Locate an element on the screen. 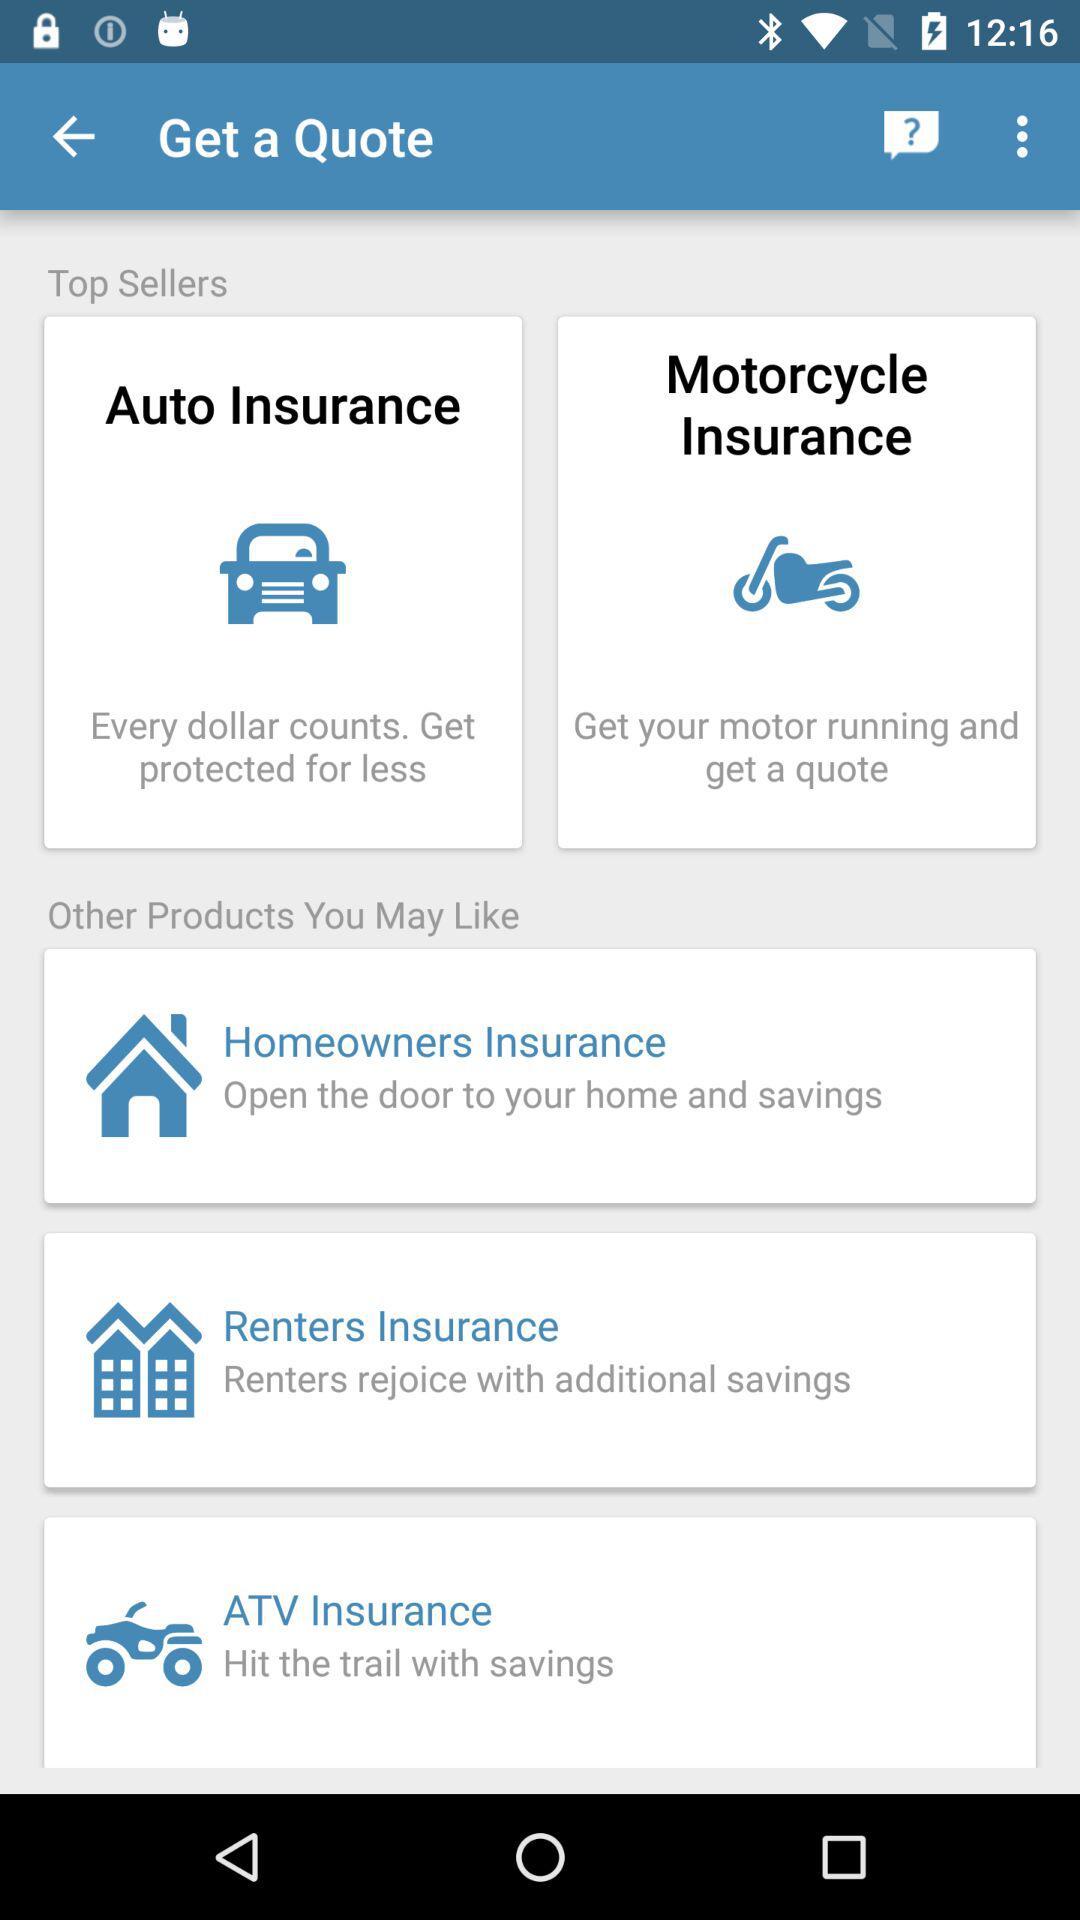 This screenshot has height=1920, width=1080. the icon above the top sellers icon is located at coordinates (72, 135).